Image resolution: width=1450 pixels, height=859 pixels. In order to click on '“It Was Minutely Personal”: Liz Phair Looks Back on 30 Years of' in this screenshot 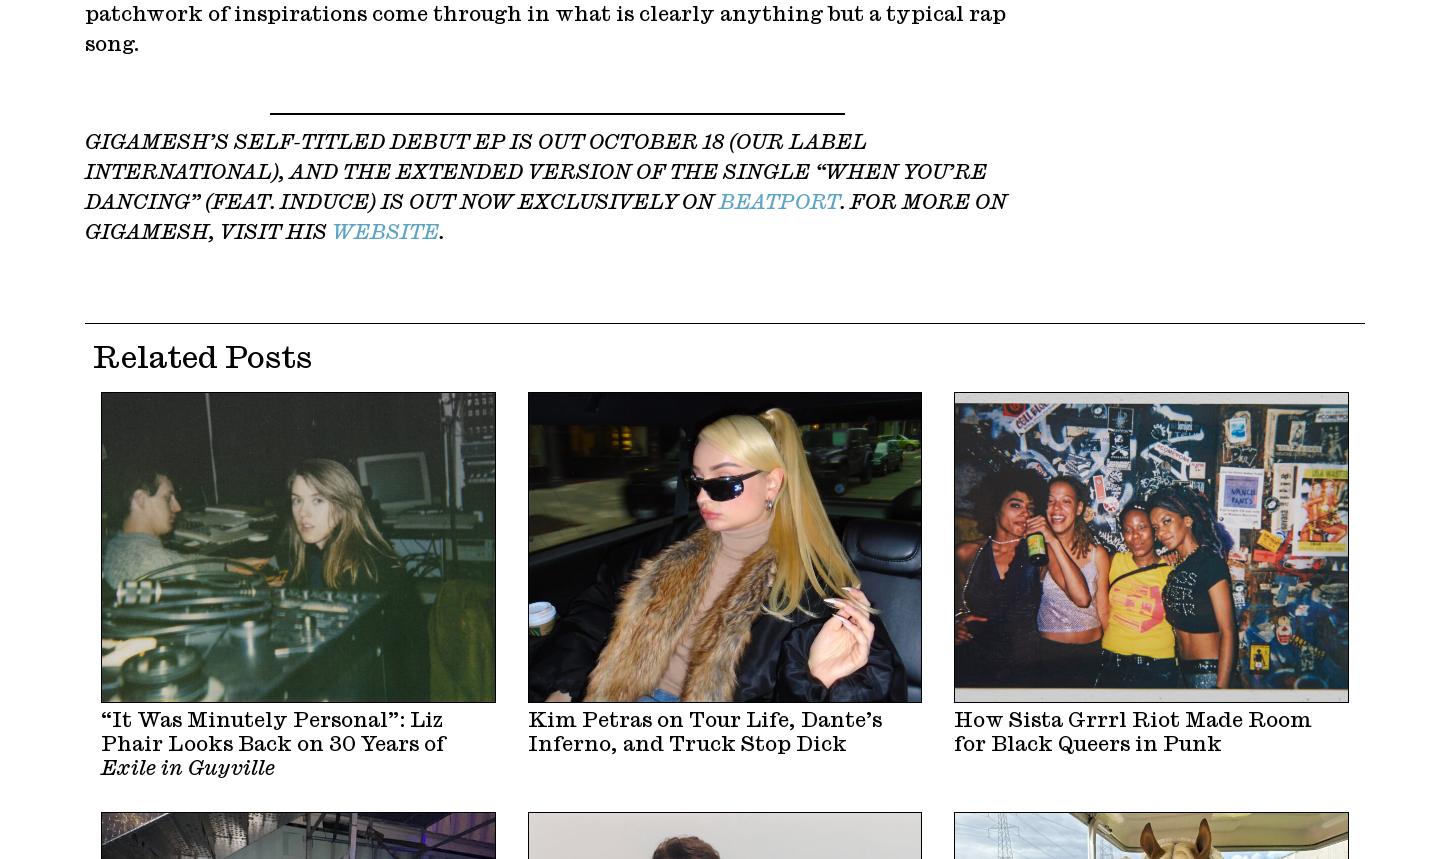, I will do `click(101, 731)`.